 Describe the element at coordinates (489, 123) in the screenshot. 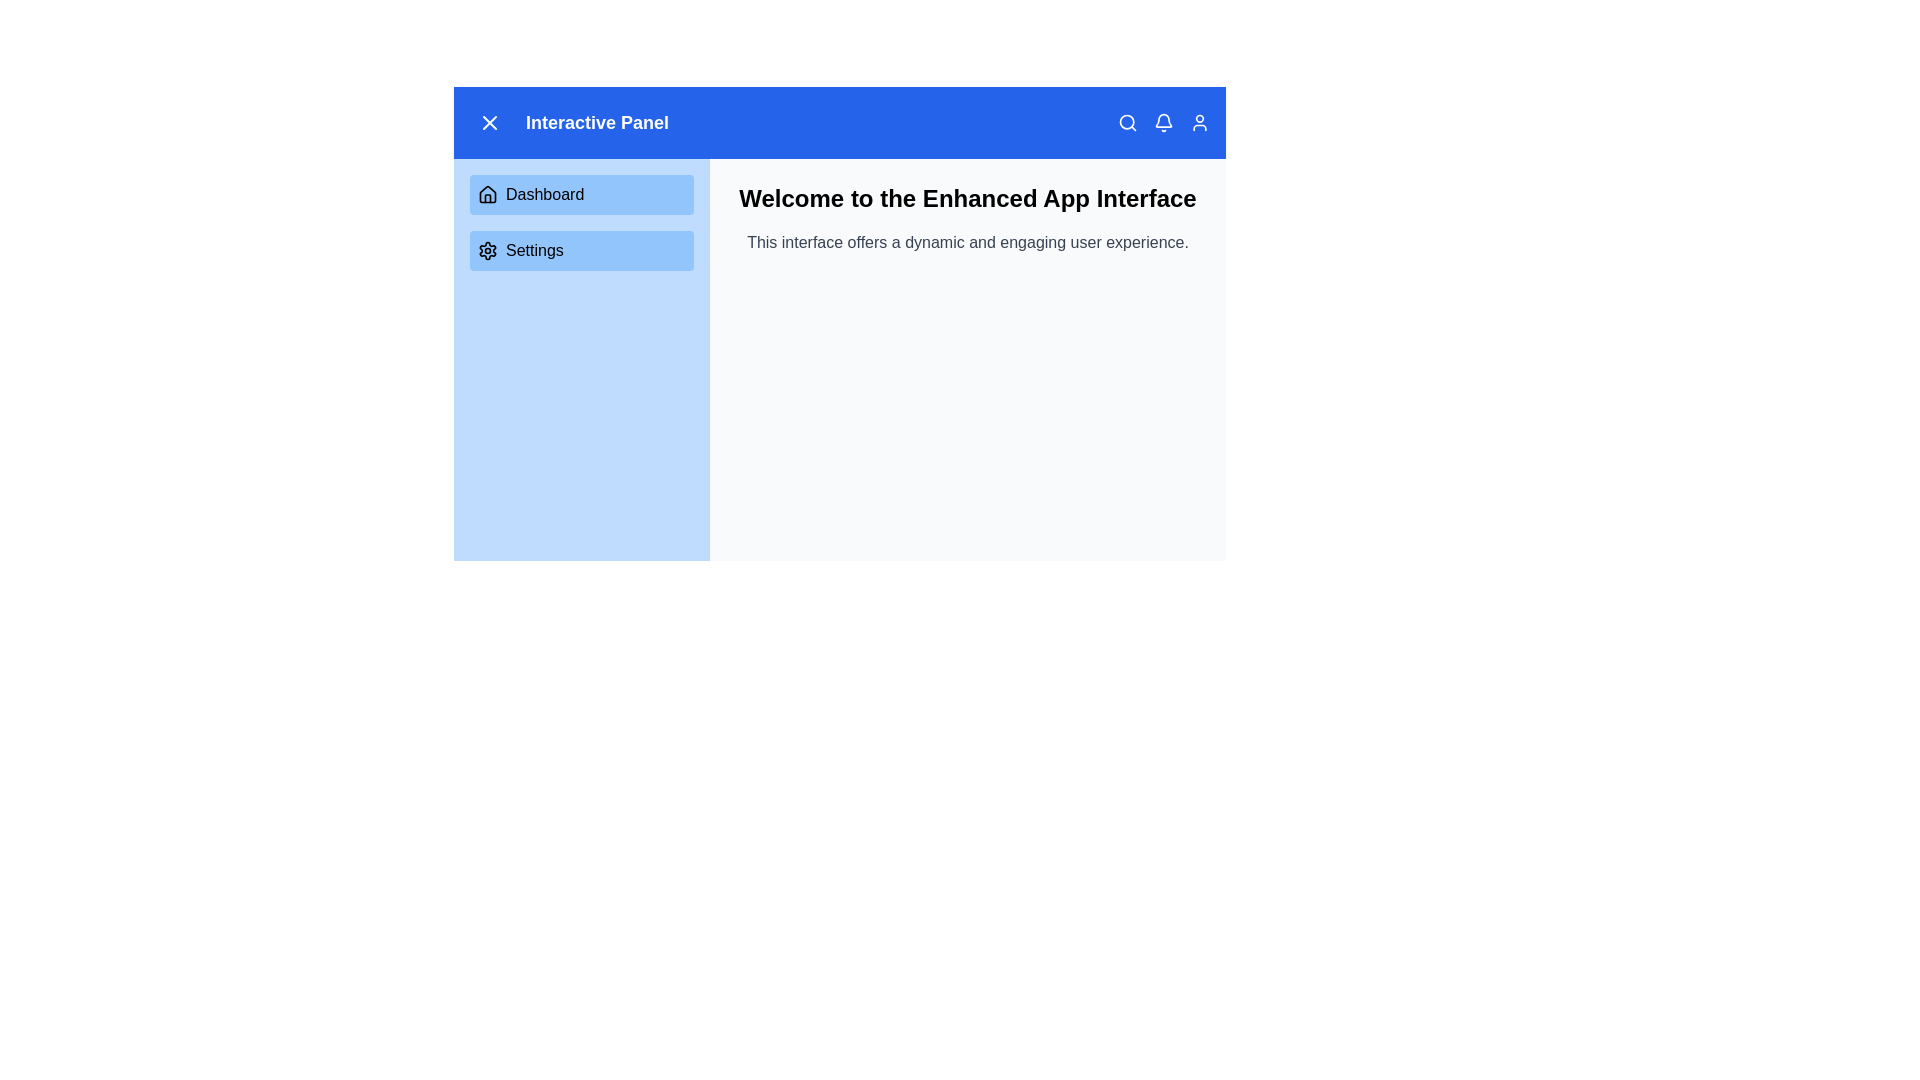

I see `the blue circular button with a white 'X' icon located` at that location.